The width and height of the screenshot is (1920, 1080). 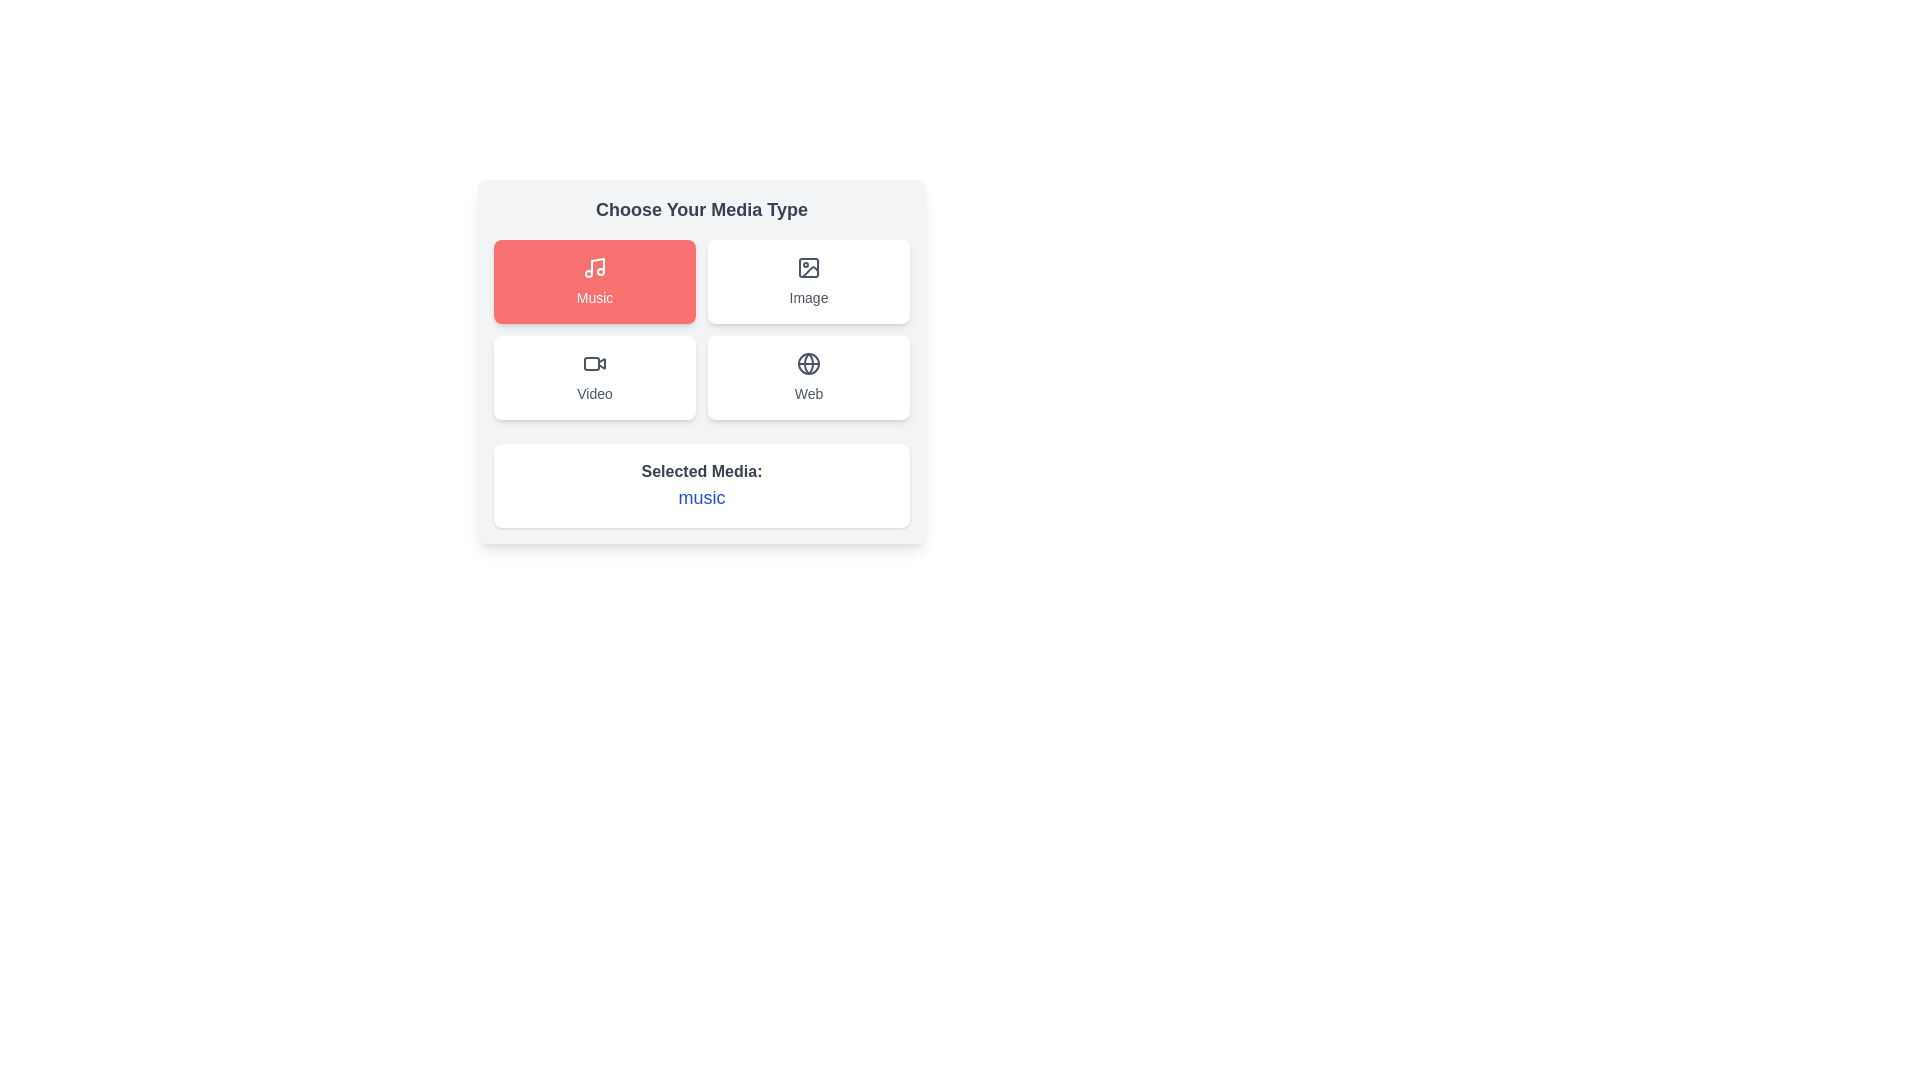 What do you see at coordinates (594, 281) in the screenshot?
I see `the button corresponding to the media type Music` at bounding box center [594, 281].